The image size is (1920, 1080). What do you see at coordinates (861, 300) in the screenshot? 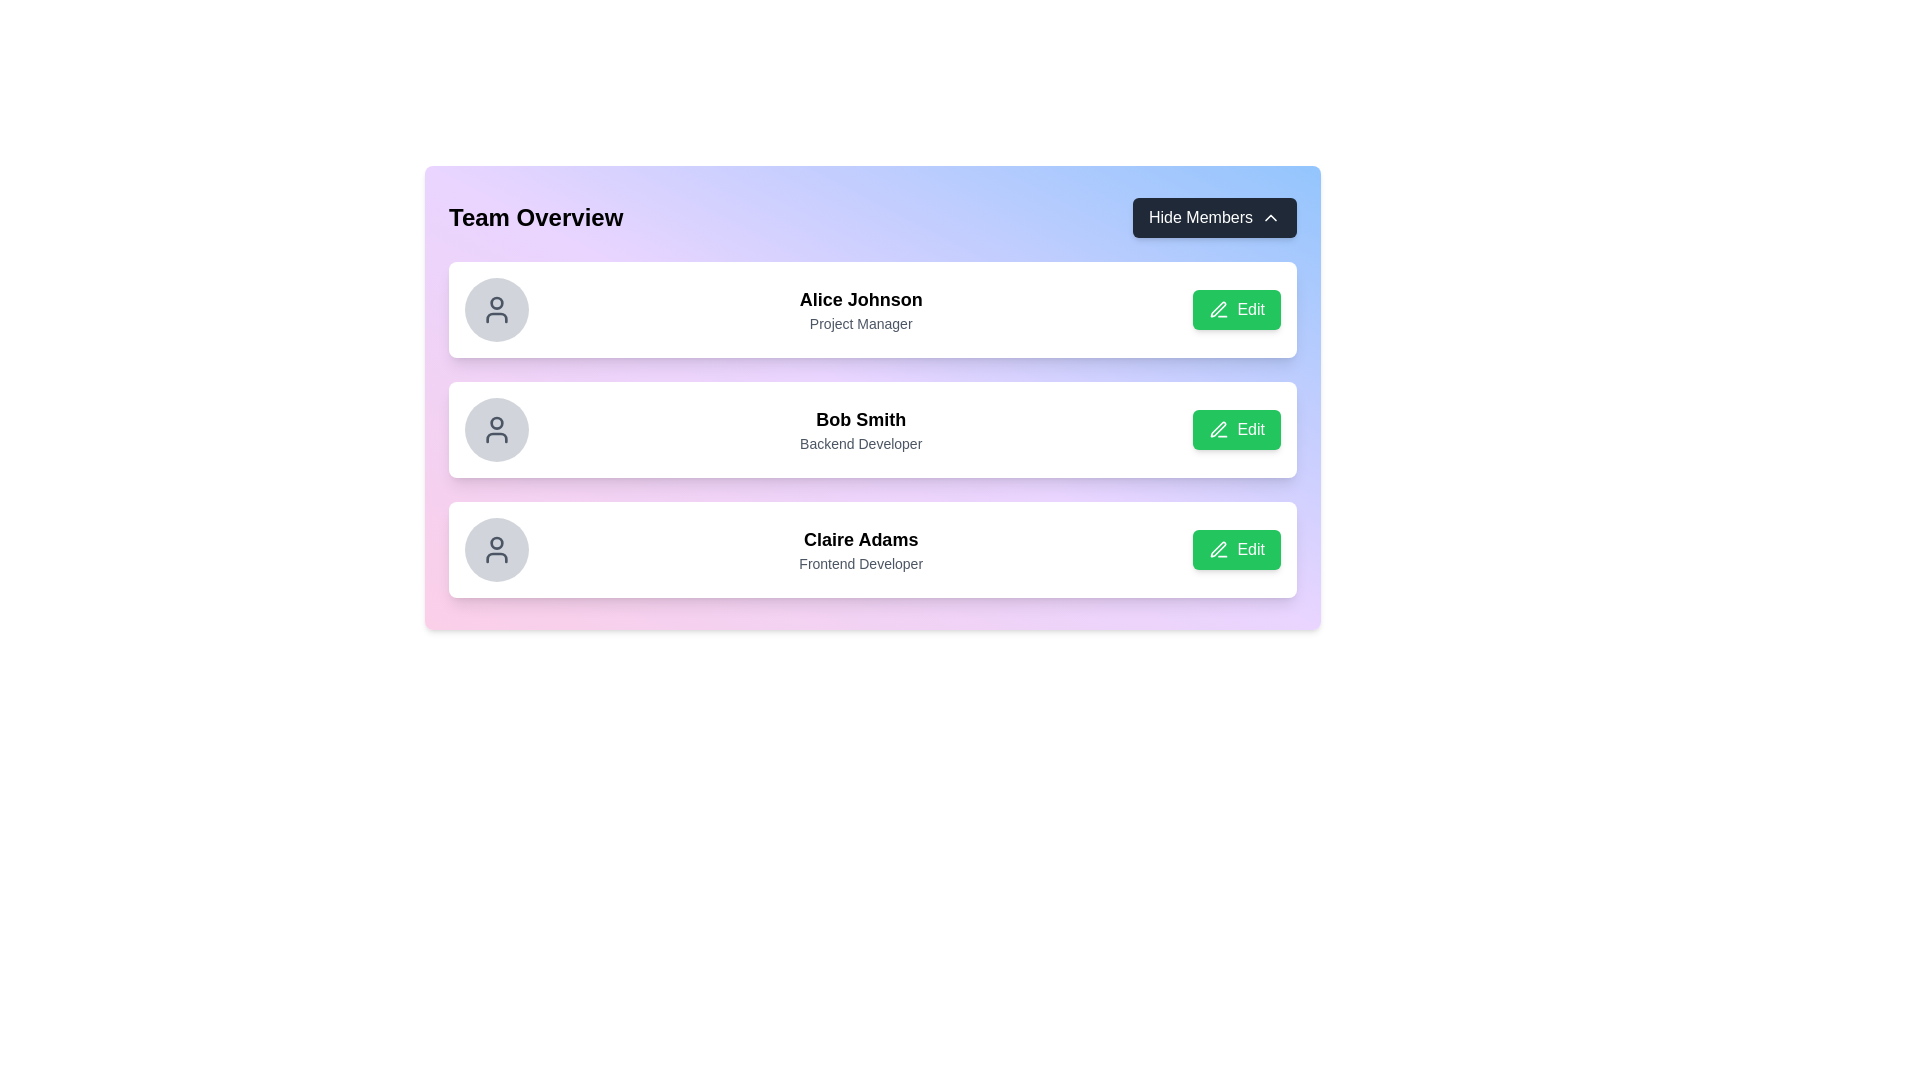
I see `text from the text label displaying 'Alice Johnson' in bold, which is positioned above the subtitle 'Project Manager'` at bounding box center [861, 300].